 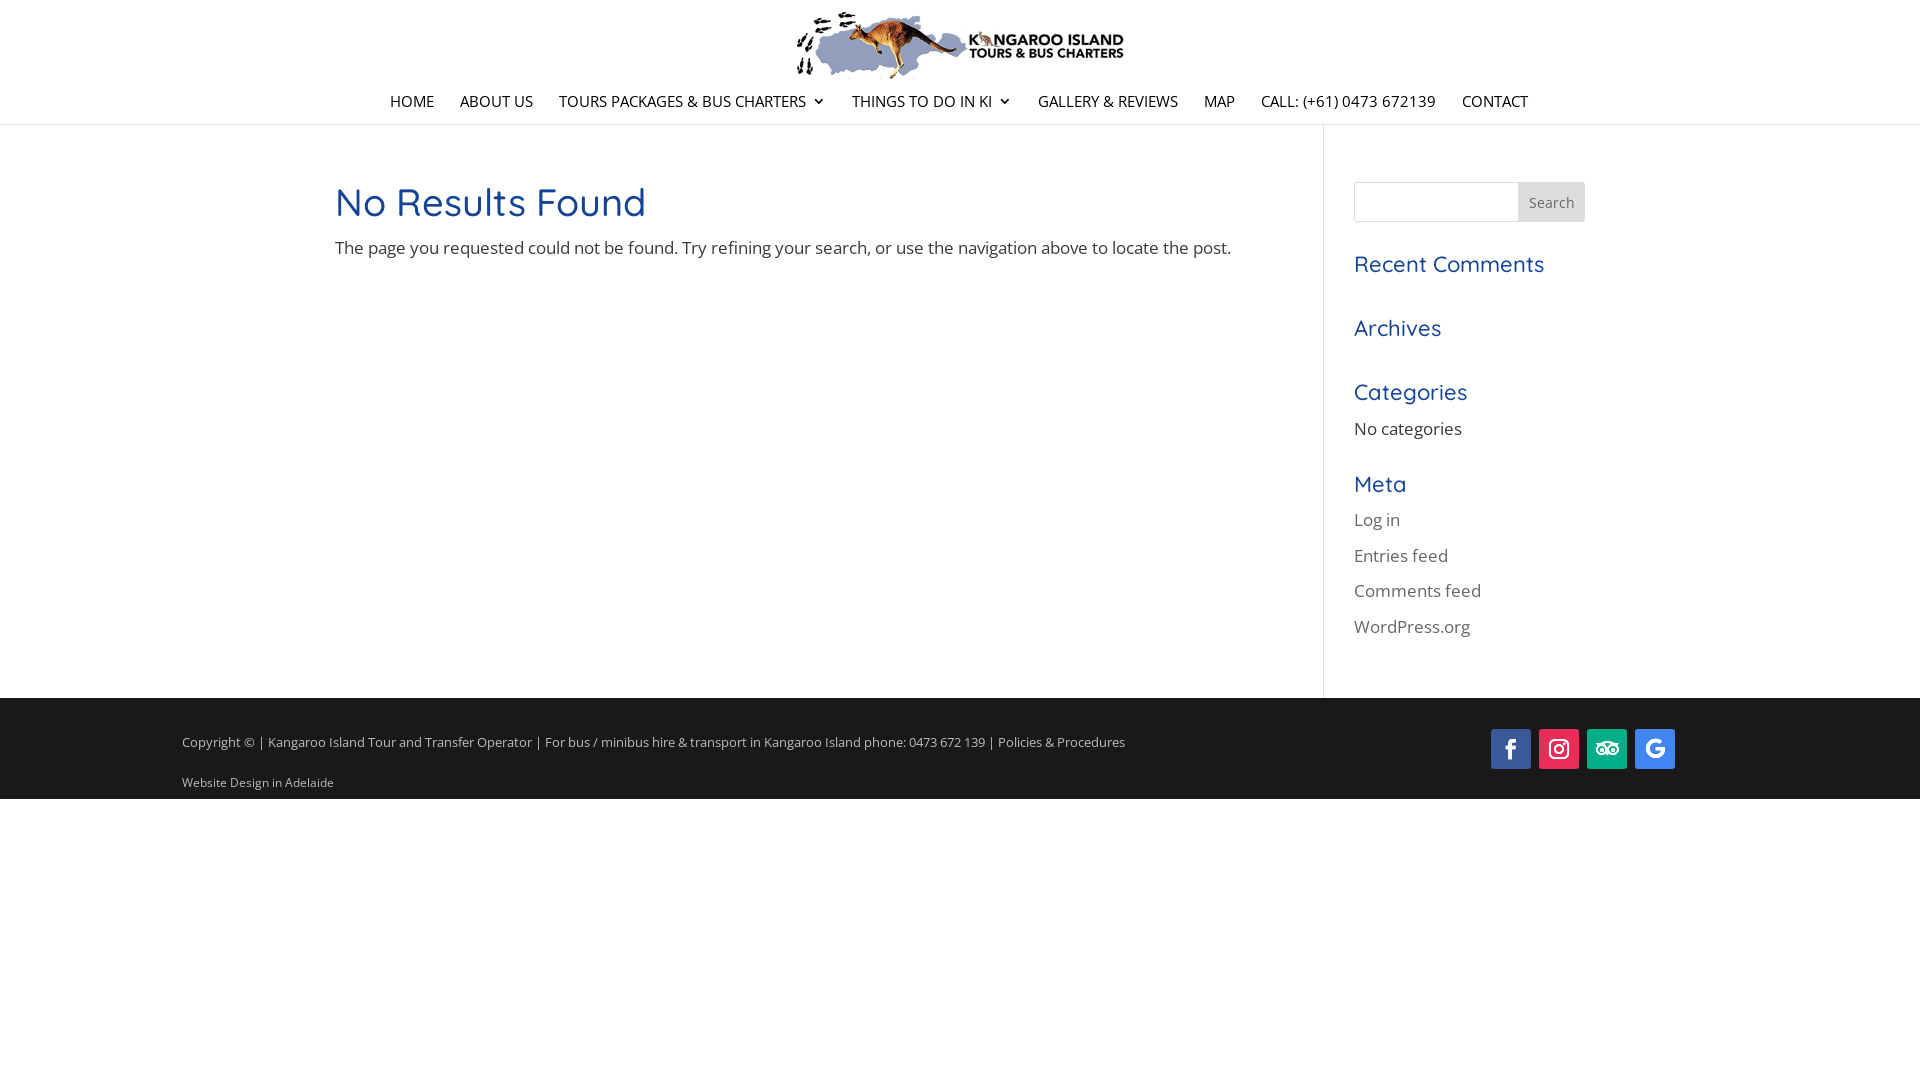 I want to click on 'GALLERY & REVIEWS', so click(x=1037, y=108).